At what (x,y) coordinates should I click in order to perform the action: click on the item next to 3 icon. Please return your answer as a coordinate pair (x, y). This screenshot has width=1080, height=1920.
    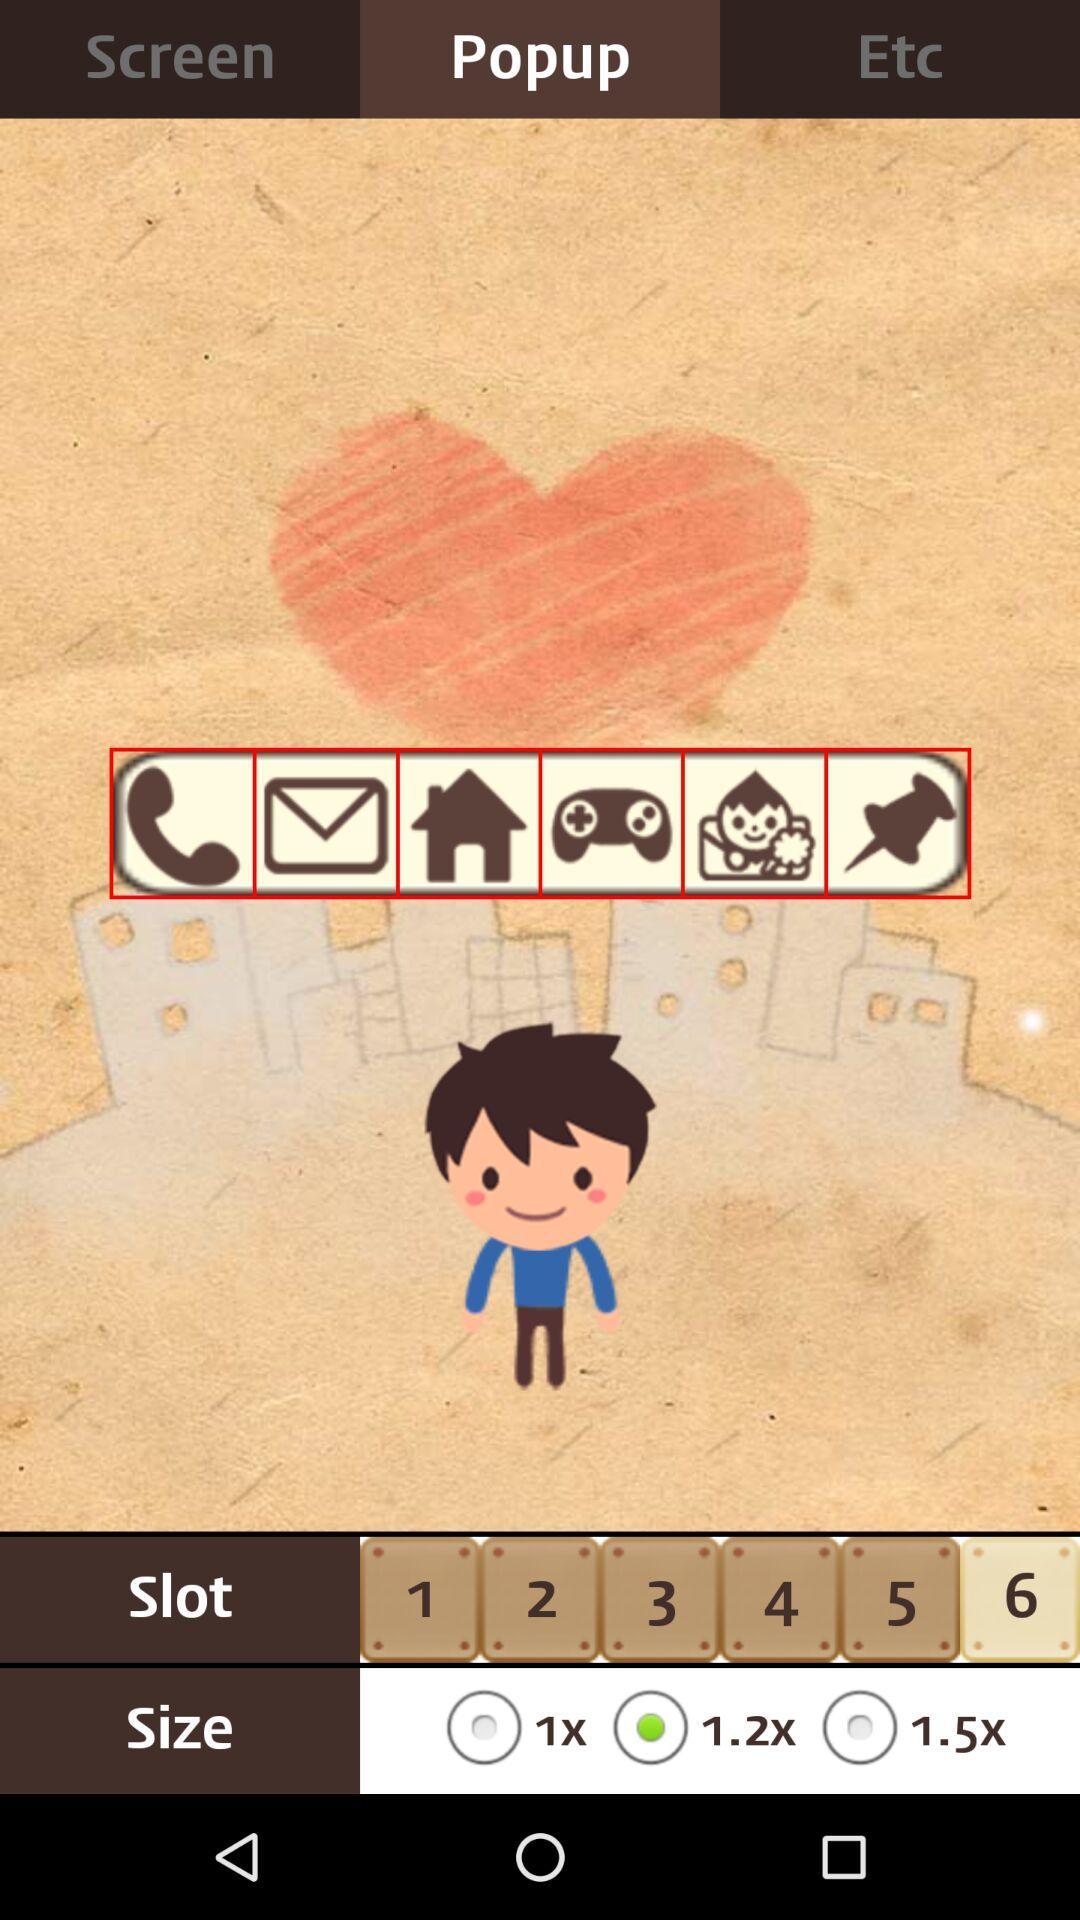
    Looking at the image, I should click on (778, 1598).